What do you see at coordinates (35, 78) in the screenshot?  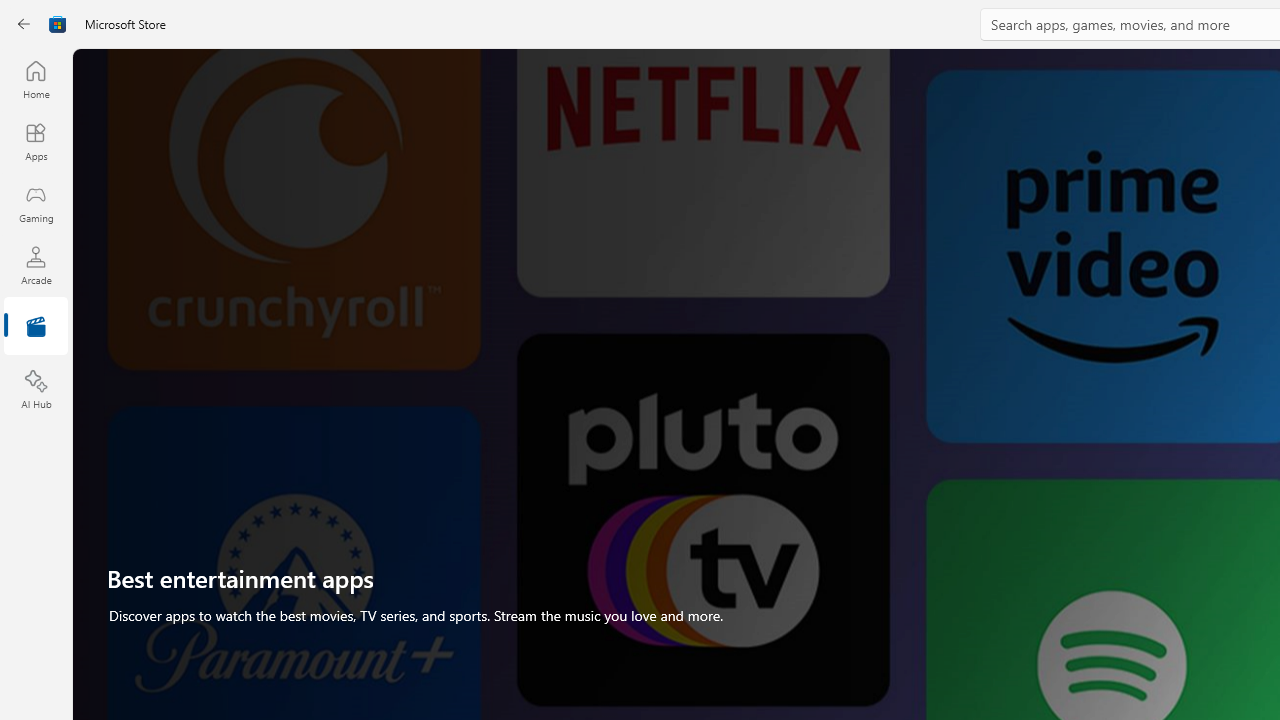 I see `'Home'` at bounding box center [35, 78].